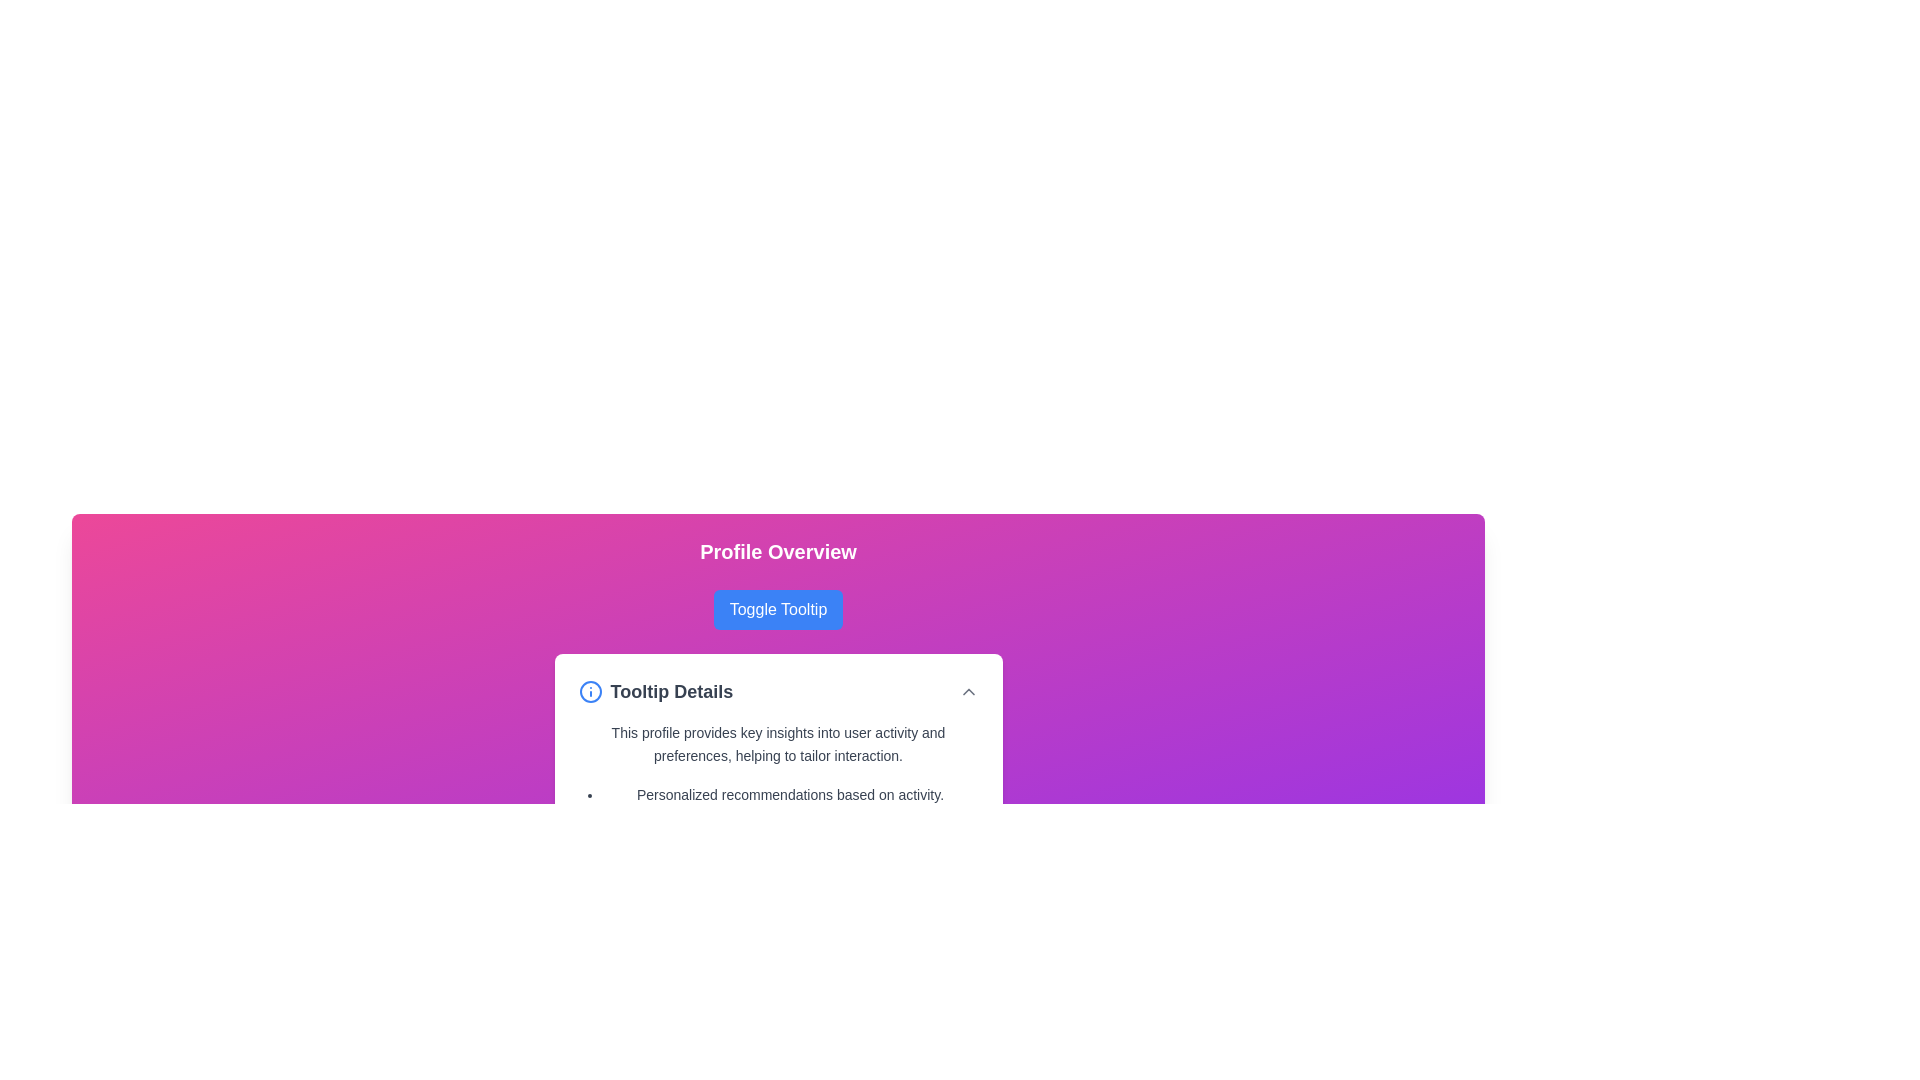 The width and height of the screenshot is (1920, 1080). What do you see at coordinates (777, 764) in the screenshot?
I see `contents of the Informational Tooltip that appears centrally beneath the 'Toggle Tooltip' button` at bounding box center [777, 764].